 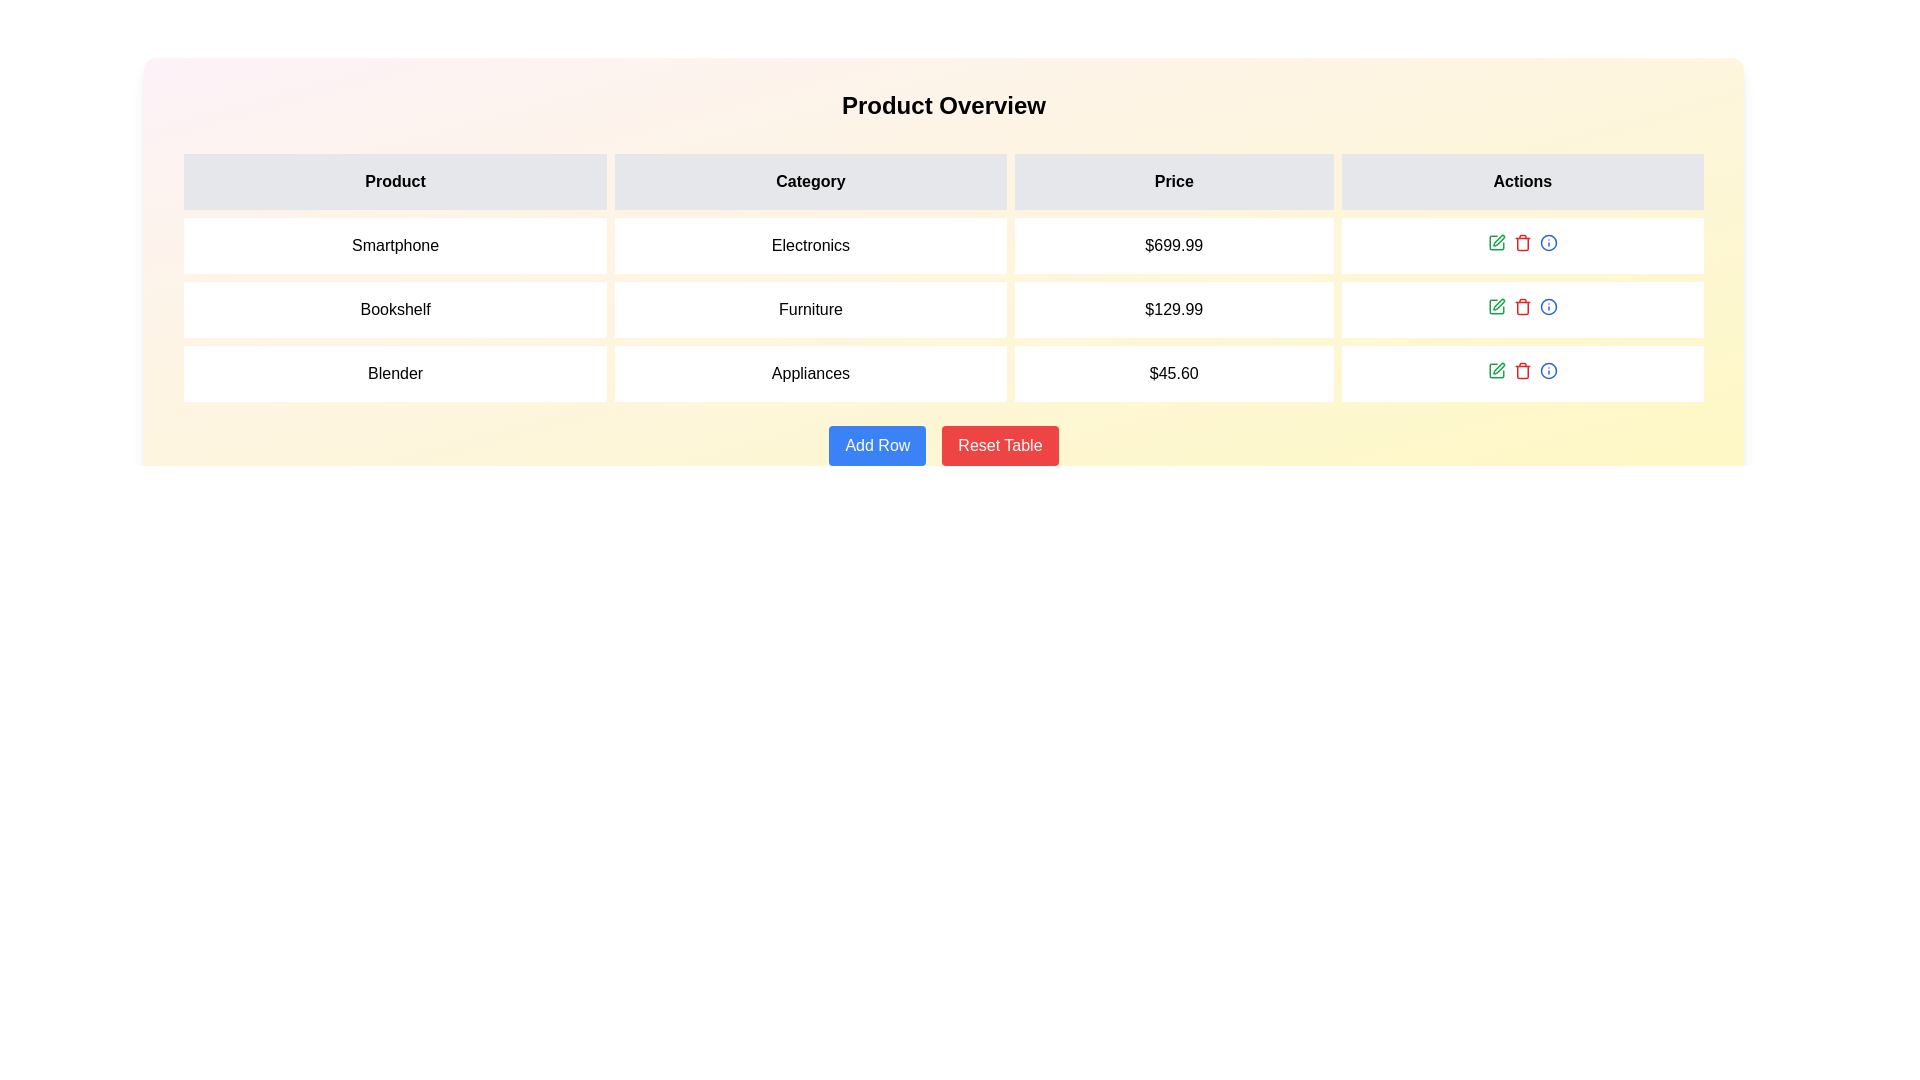 What do you see at coordinates (1521, 181) in the screenshot?
I see `text 'Actions' from the table header styled with bold, black text over a light gray background, located at the top-right corner of the table` at bounding box center [1521, 181].